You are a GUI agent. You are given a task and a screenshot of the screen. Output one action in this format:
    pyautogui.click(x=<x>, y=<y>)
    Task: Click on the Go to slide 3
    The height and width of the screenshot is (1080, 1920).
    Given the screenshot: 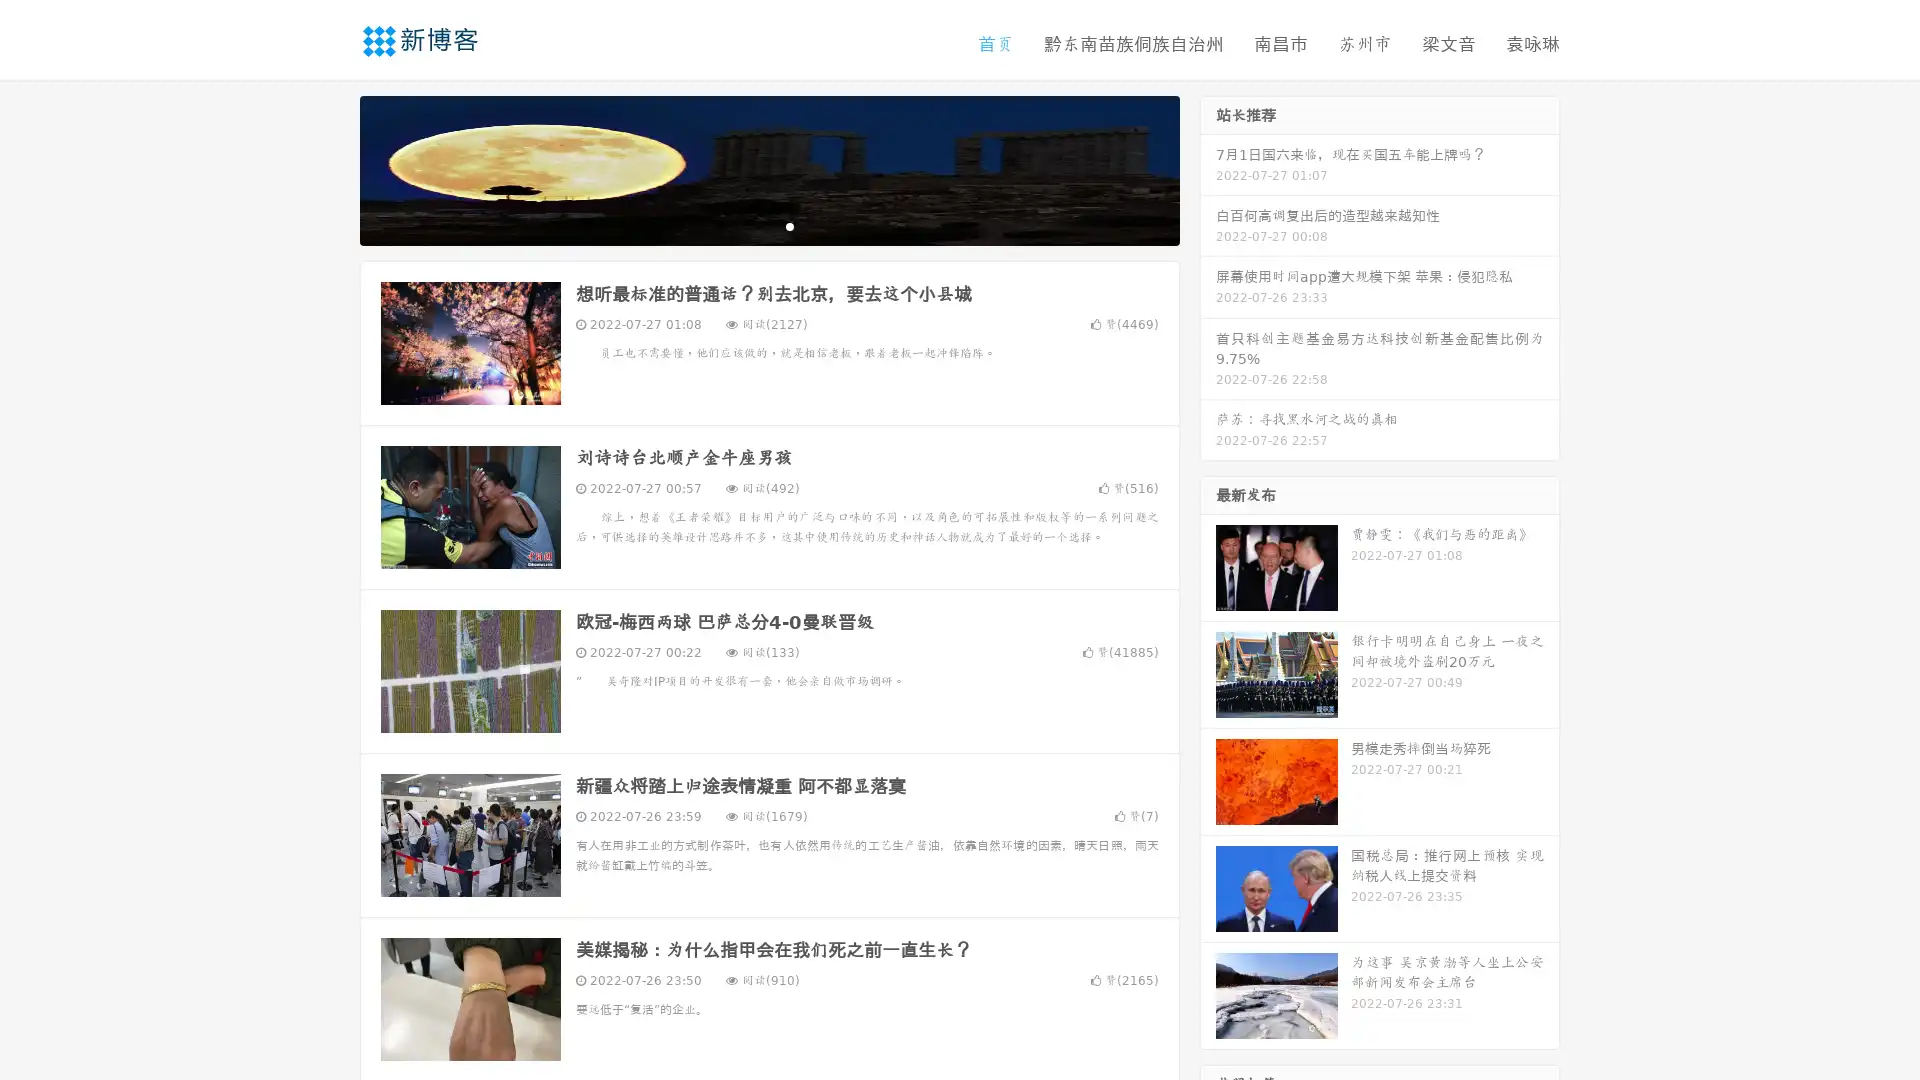 What is the action you would take?
    pyautogui.click(x=789, y=225)
    